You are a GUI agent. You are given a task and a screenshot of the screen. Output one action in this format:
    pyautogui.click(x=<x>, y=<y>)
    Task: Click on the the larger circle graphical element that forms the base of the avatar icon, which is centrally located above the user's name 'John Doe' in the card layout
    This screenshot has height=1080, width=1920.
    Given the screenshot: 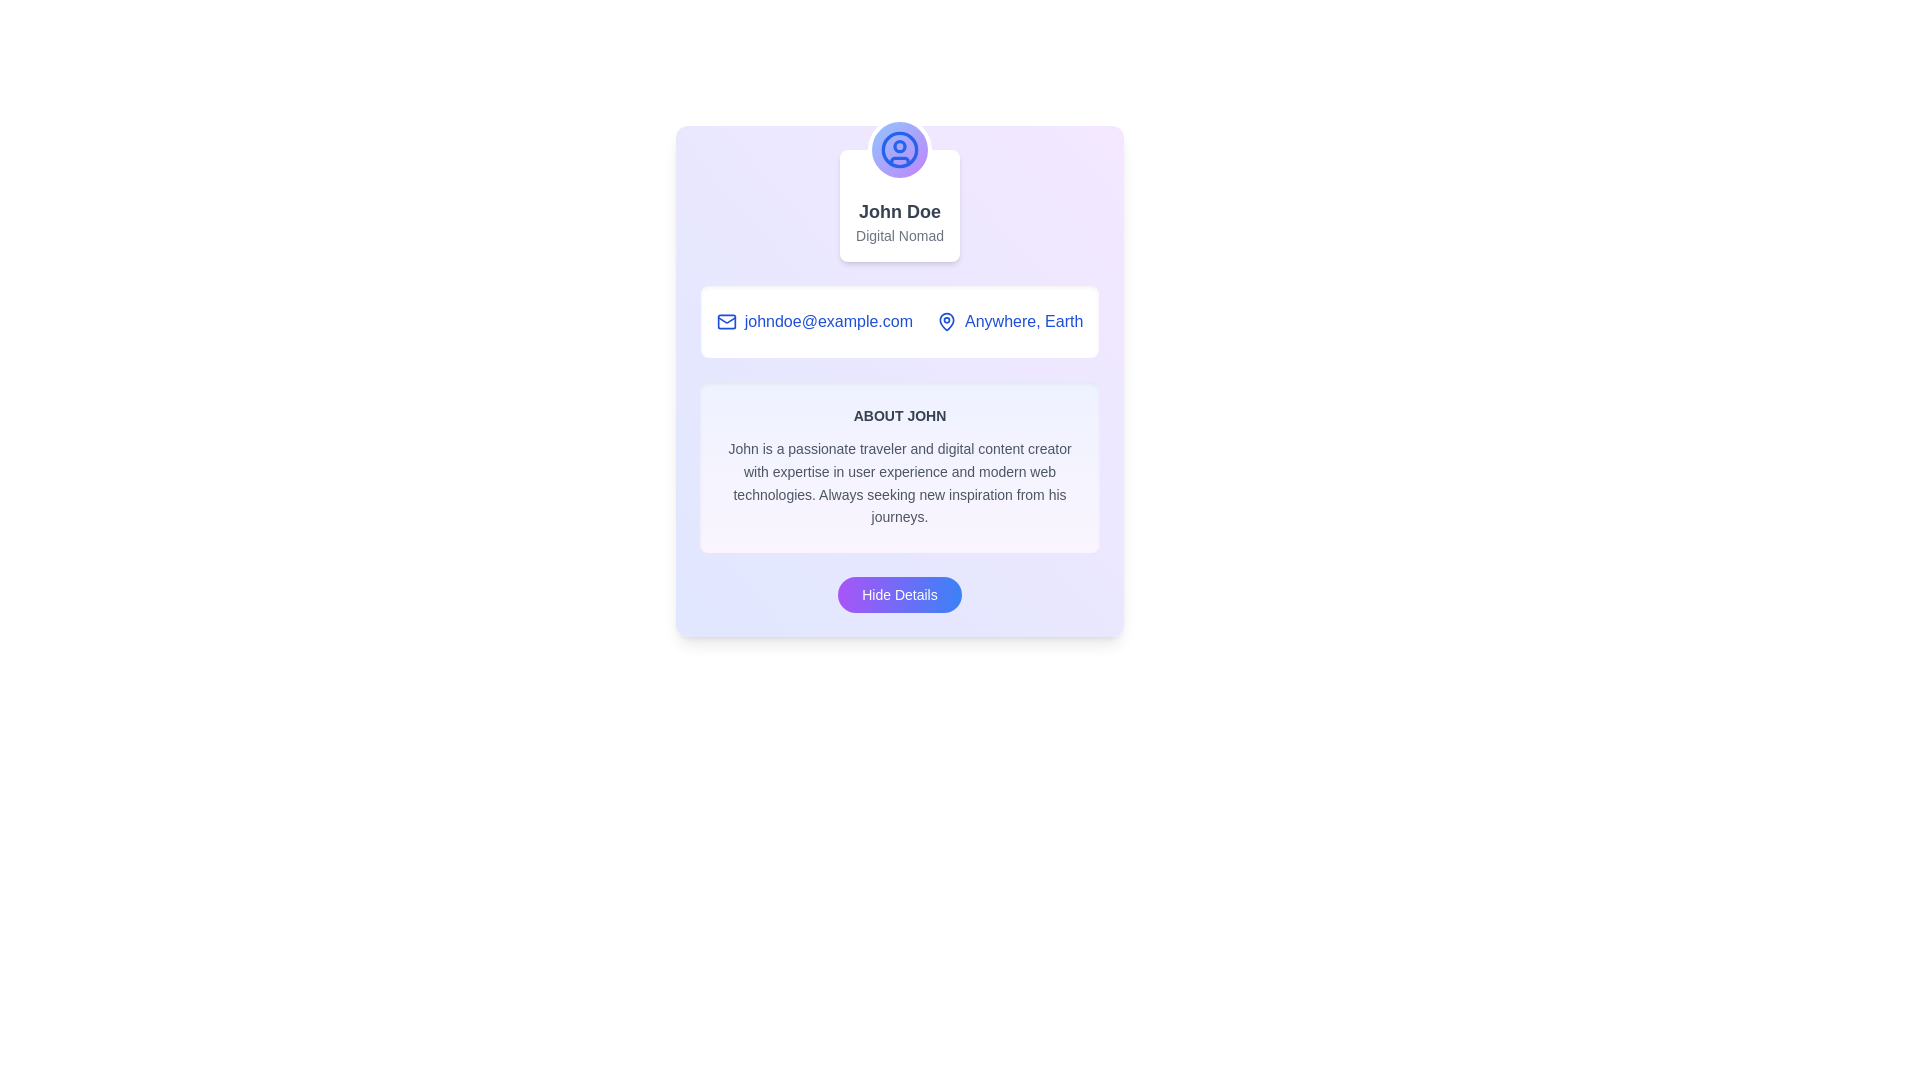 What is the action you would take?
    pyautogui.click(x=899, y=149)
    